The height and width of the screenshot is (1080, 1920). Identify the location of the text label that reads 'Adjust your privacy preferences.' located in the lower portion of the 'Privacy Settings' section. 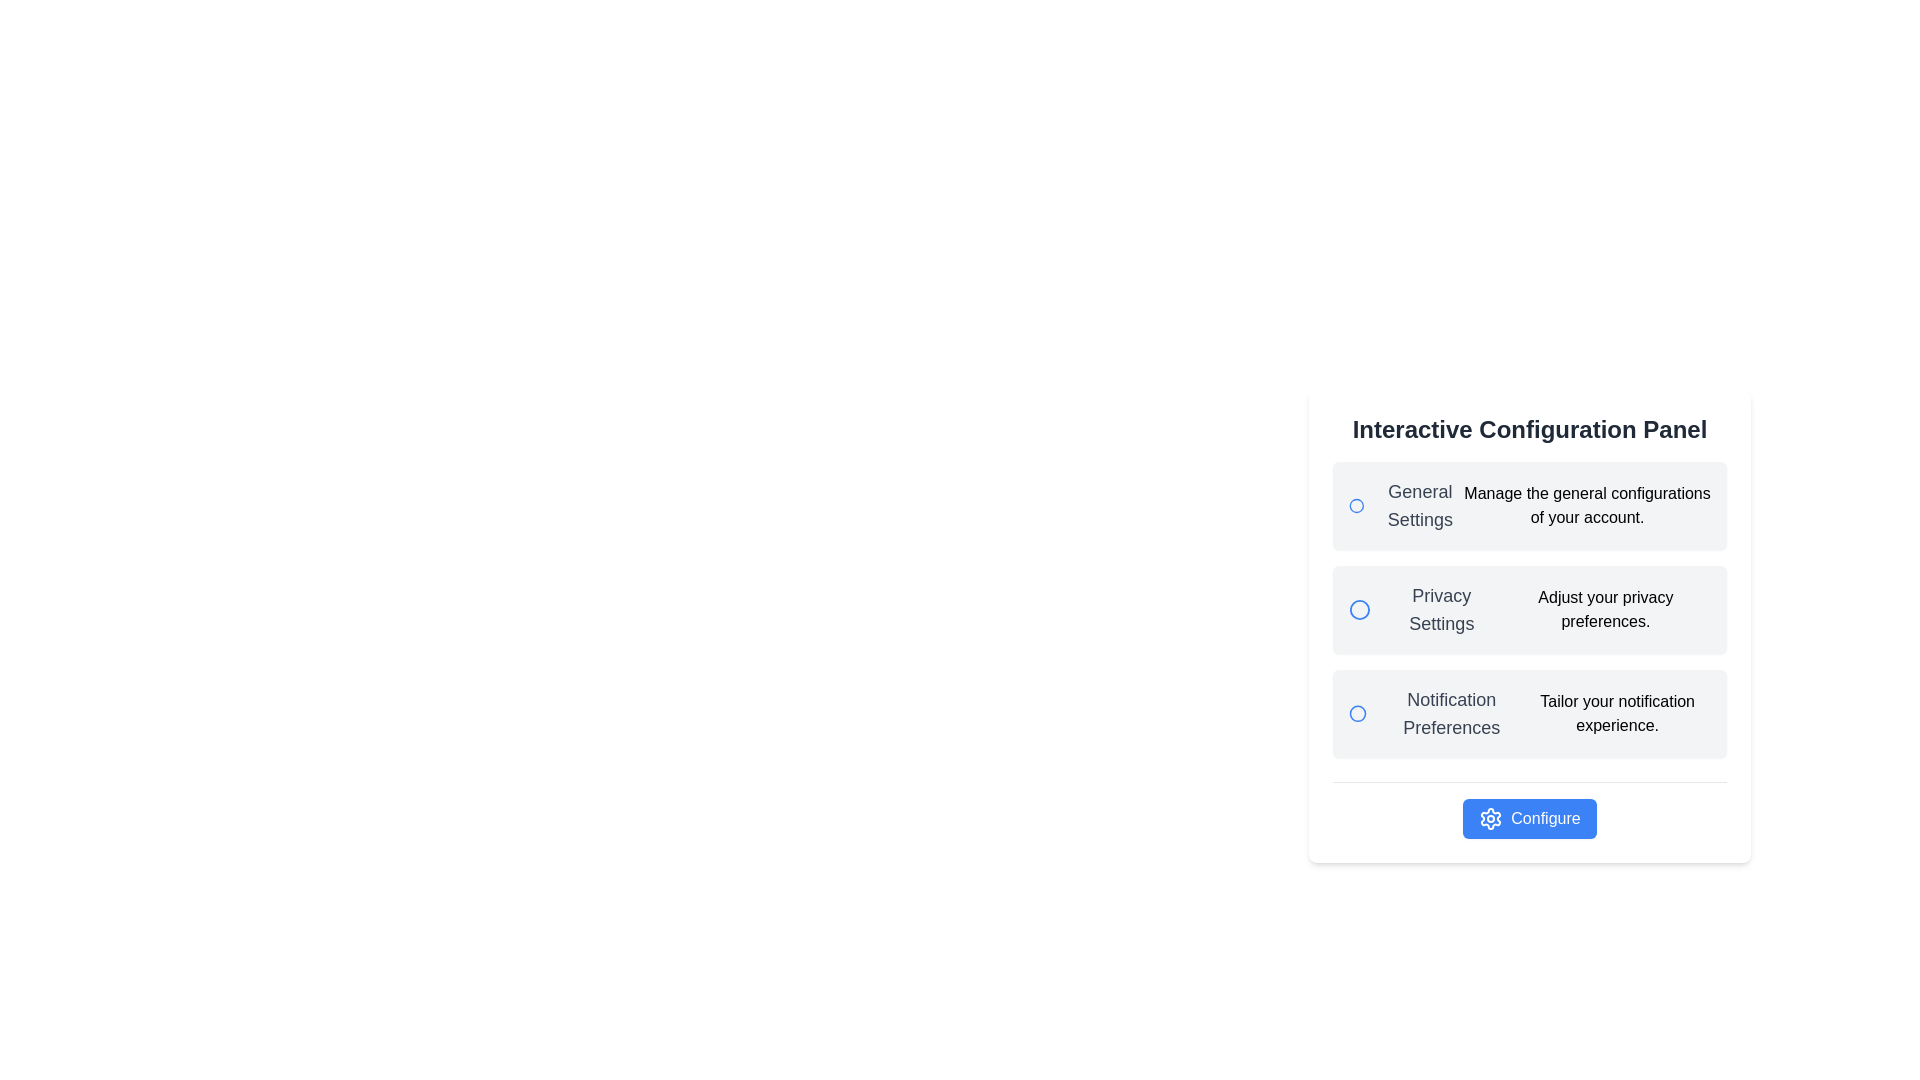
(1605, 608).